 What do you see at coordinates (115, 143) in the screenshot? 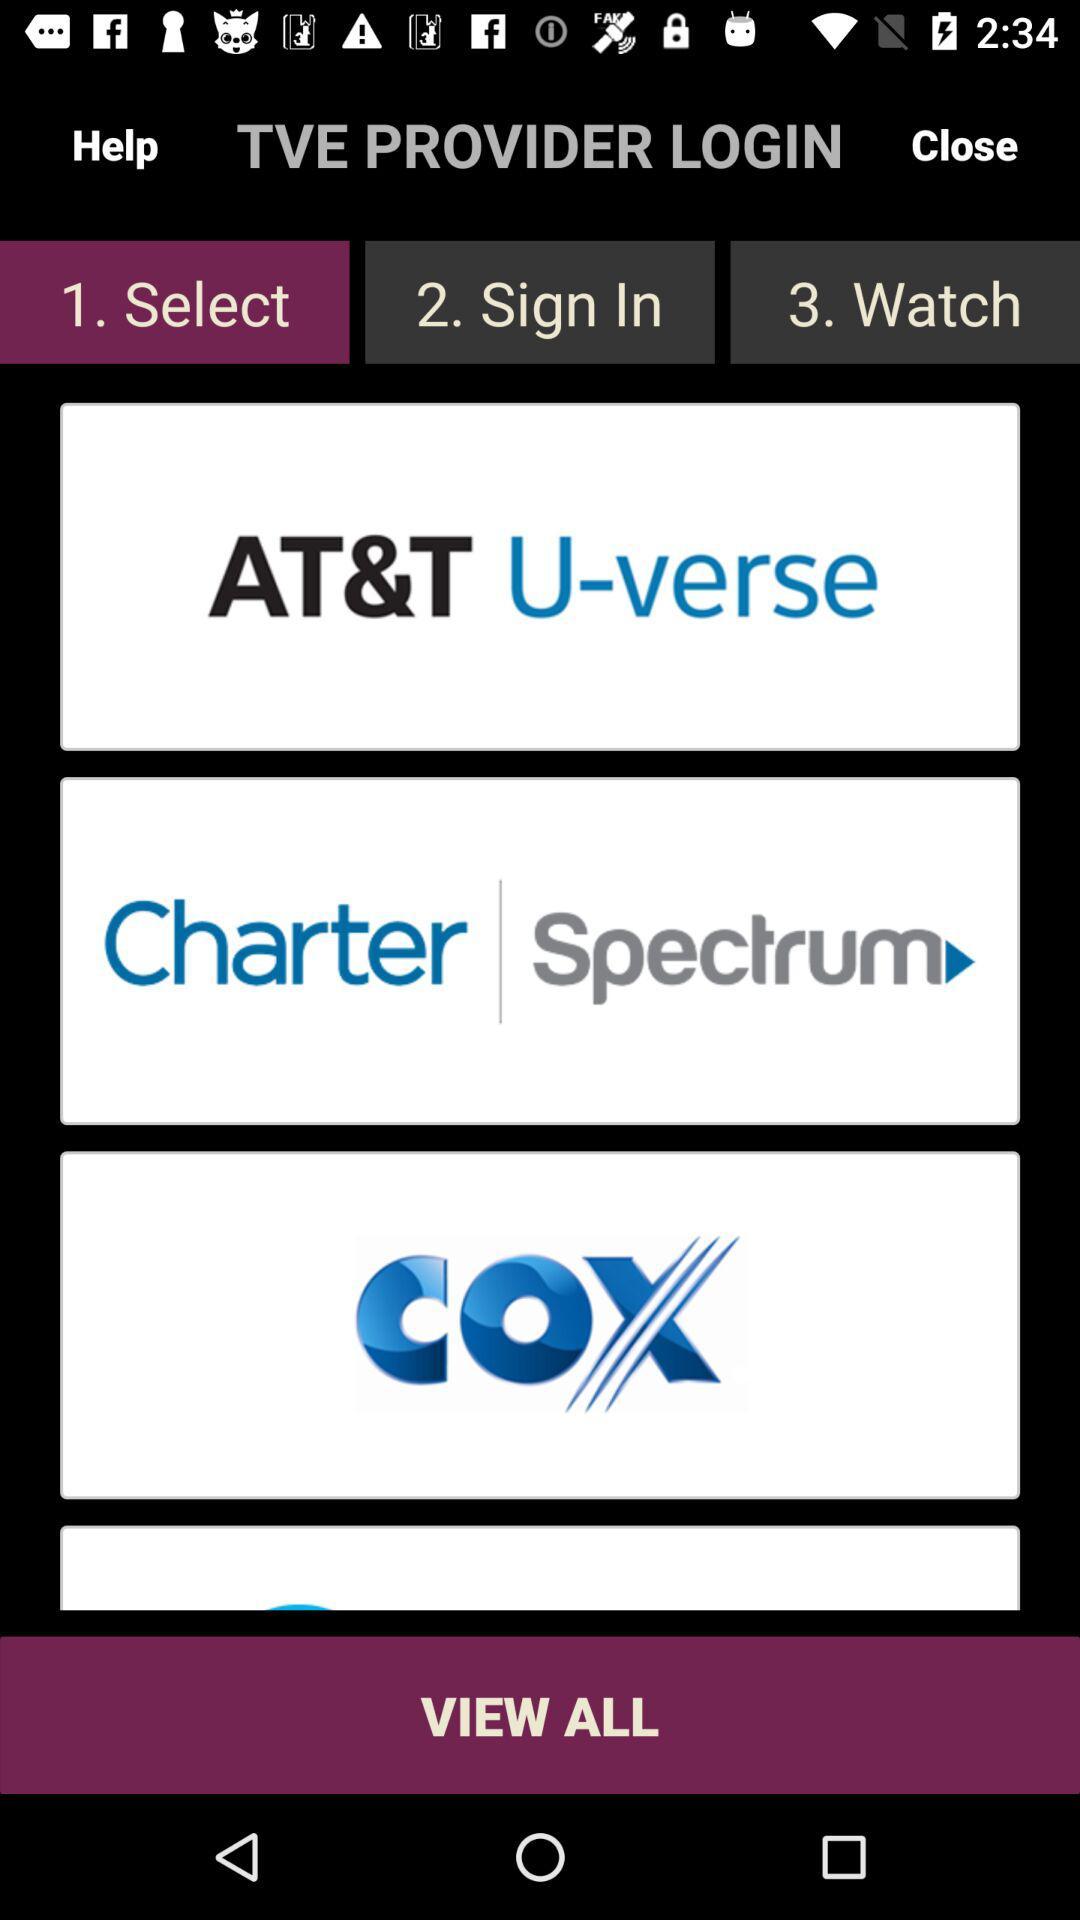
I see `the icon to the left of tve provider login item` at bounding box center [115, 143].